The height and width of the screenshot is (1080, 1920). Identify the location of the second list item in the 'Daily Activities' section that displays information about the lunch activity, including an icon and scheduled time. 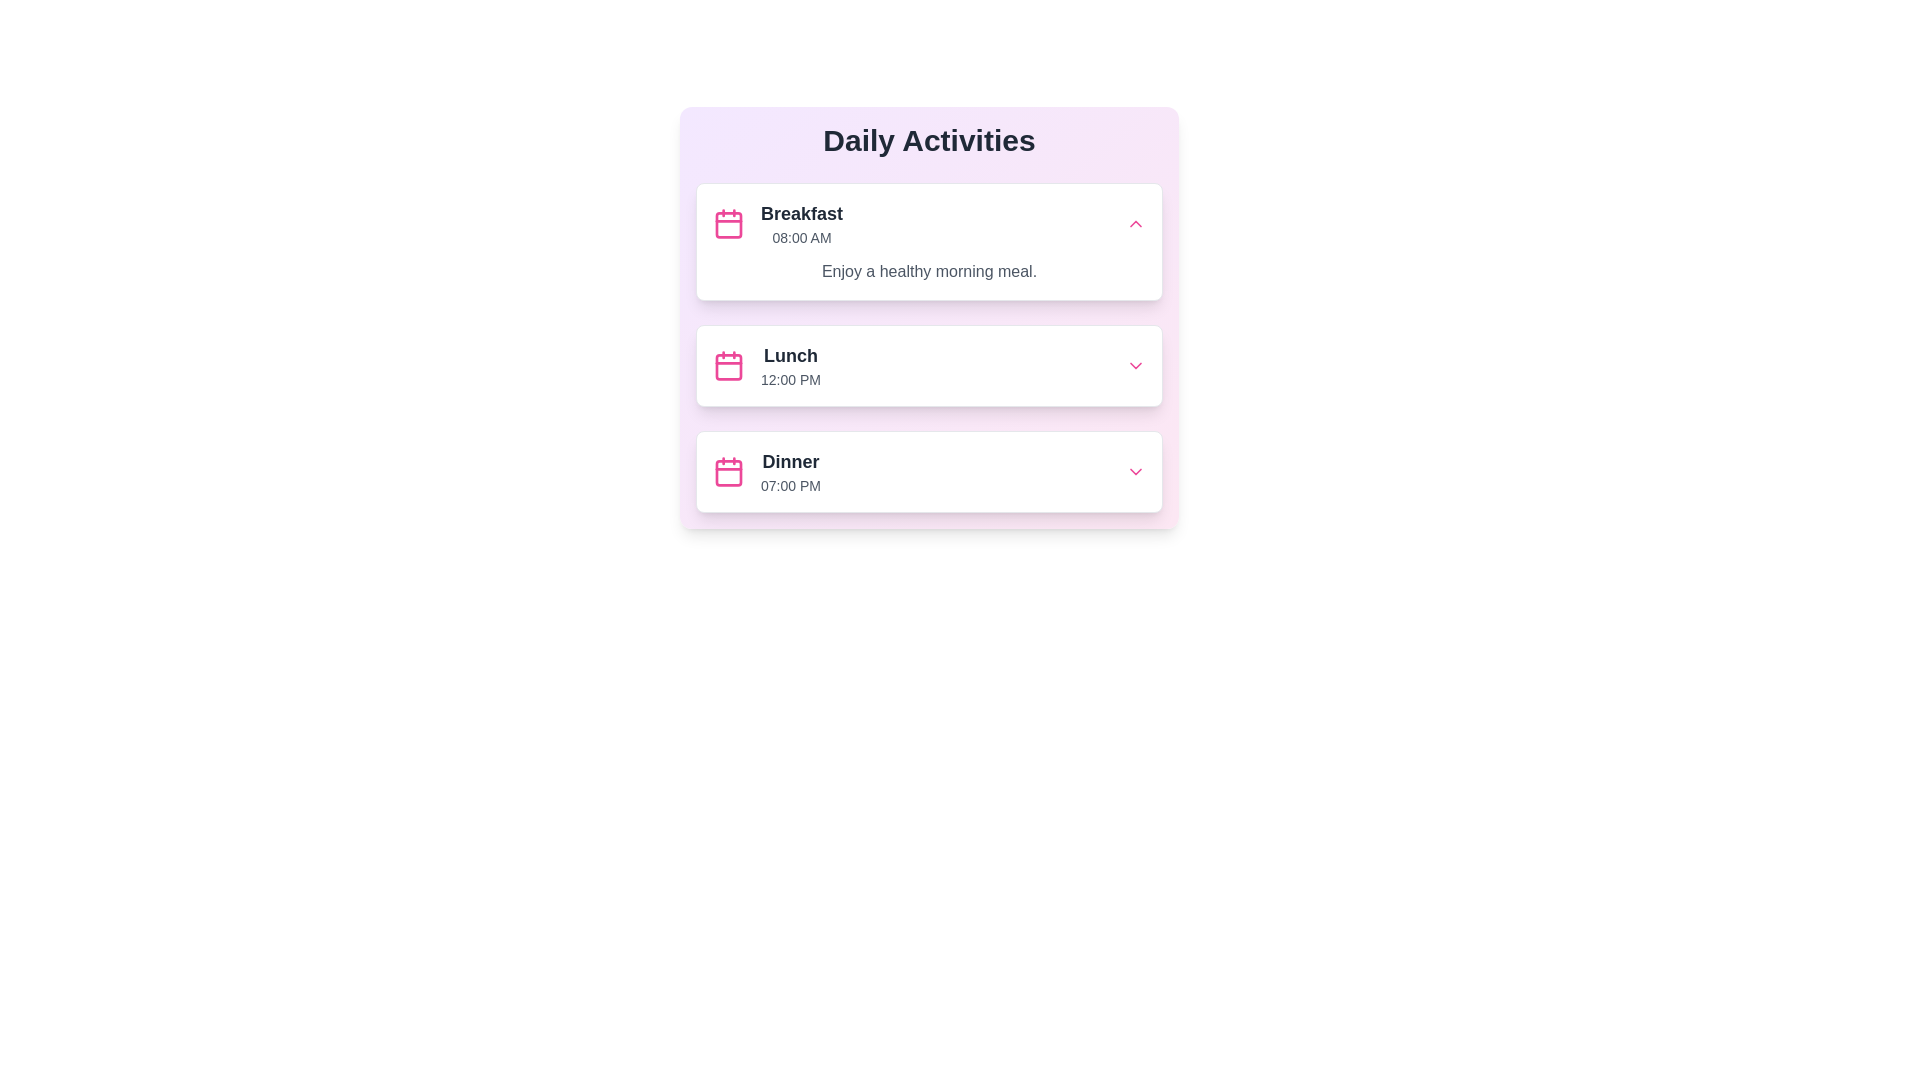
(766, 366).